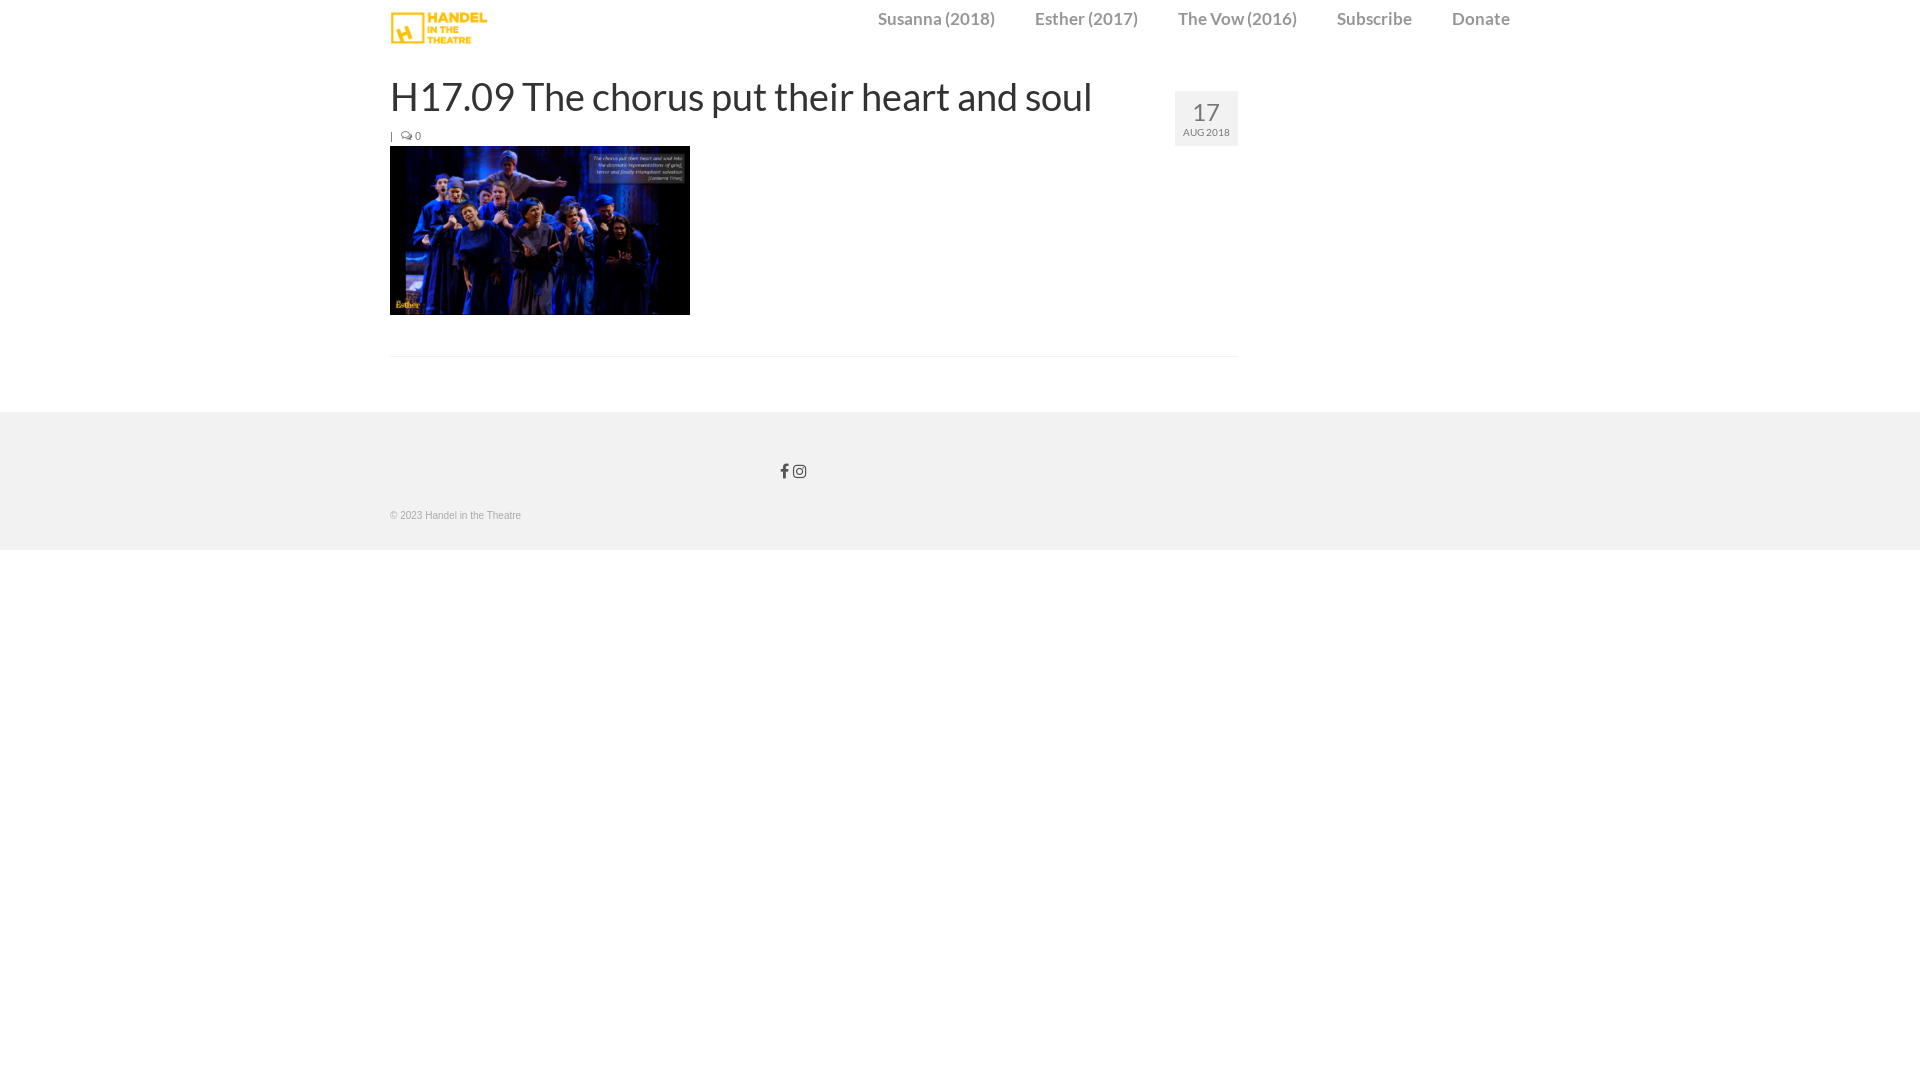  Describe the element at coordinates (800, 471) in the screenshot. I see `'Handel in the Theatre on Instagram'` at that location.